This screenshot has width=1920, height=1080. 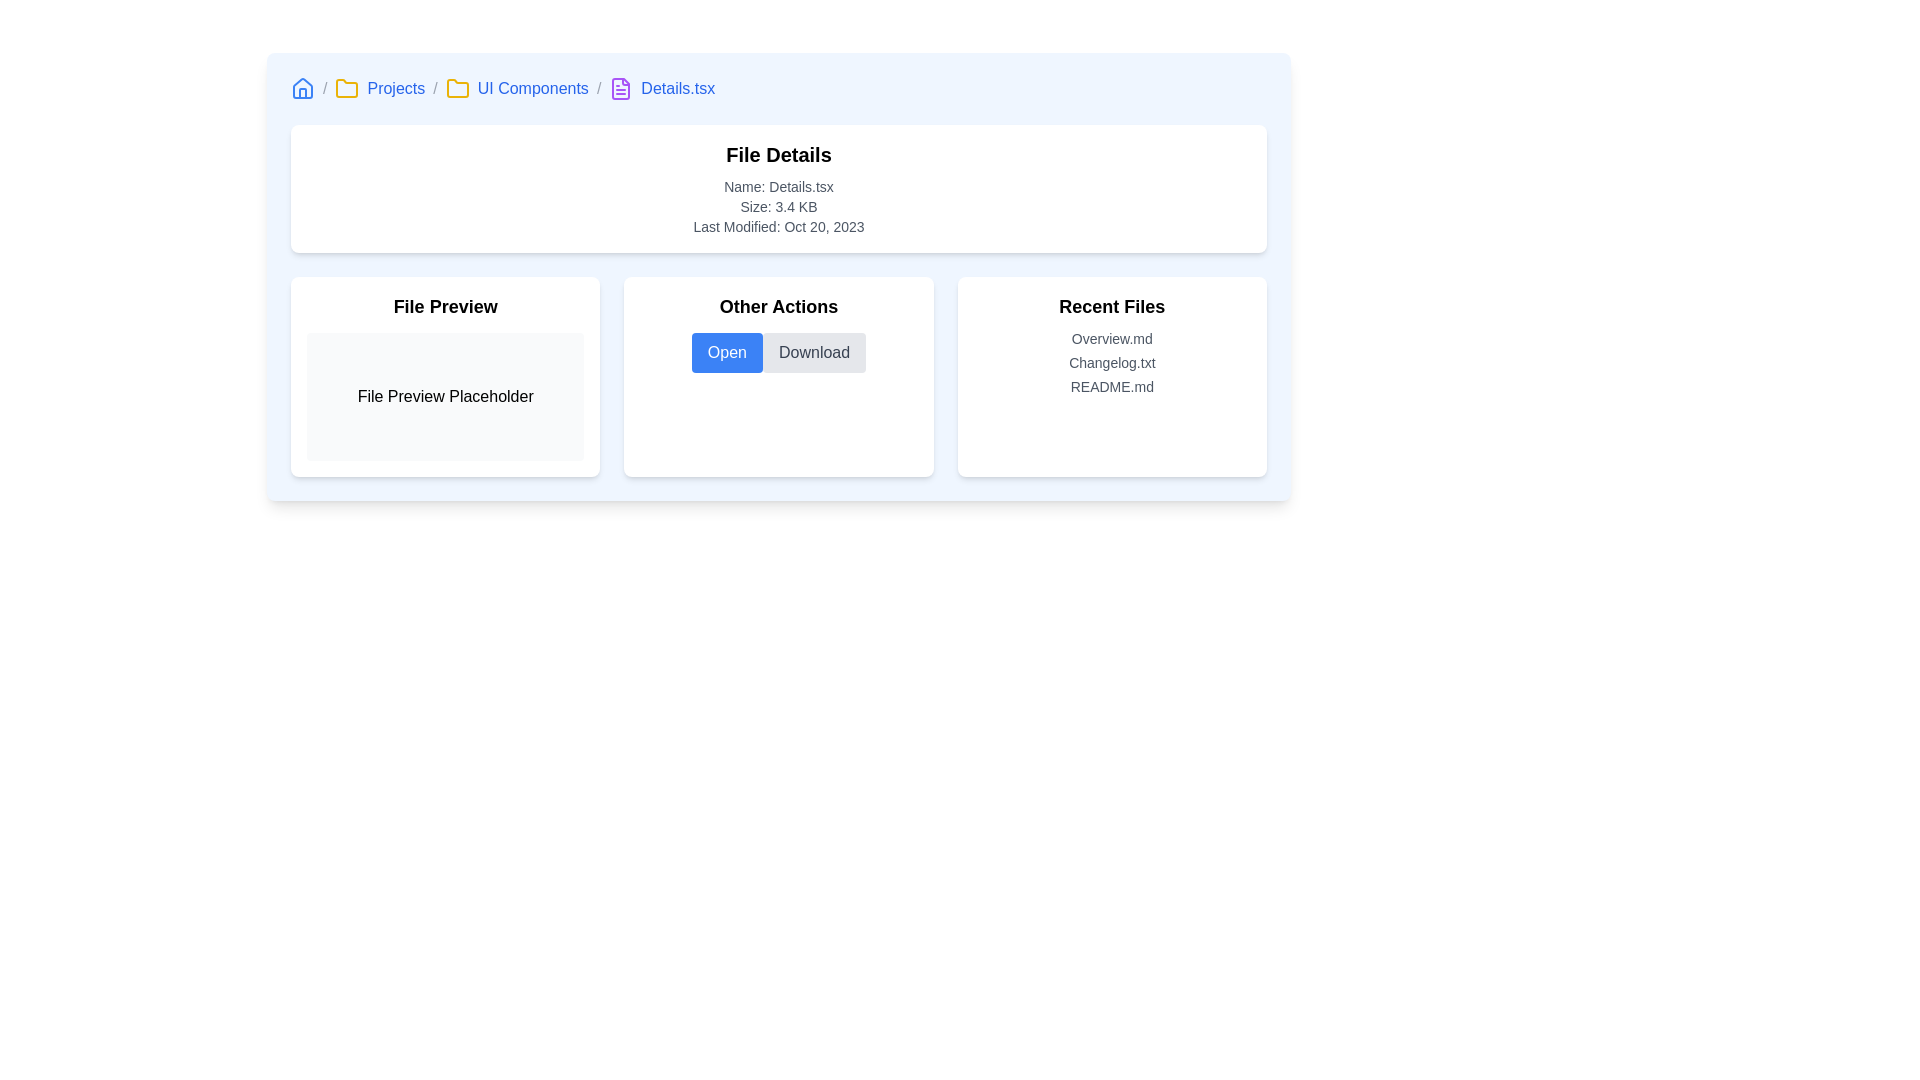 What do you see at coordinates (814, 352) in the screenshot?
I see `the 'Download' button` at bounding box center [814, 352].